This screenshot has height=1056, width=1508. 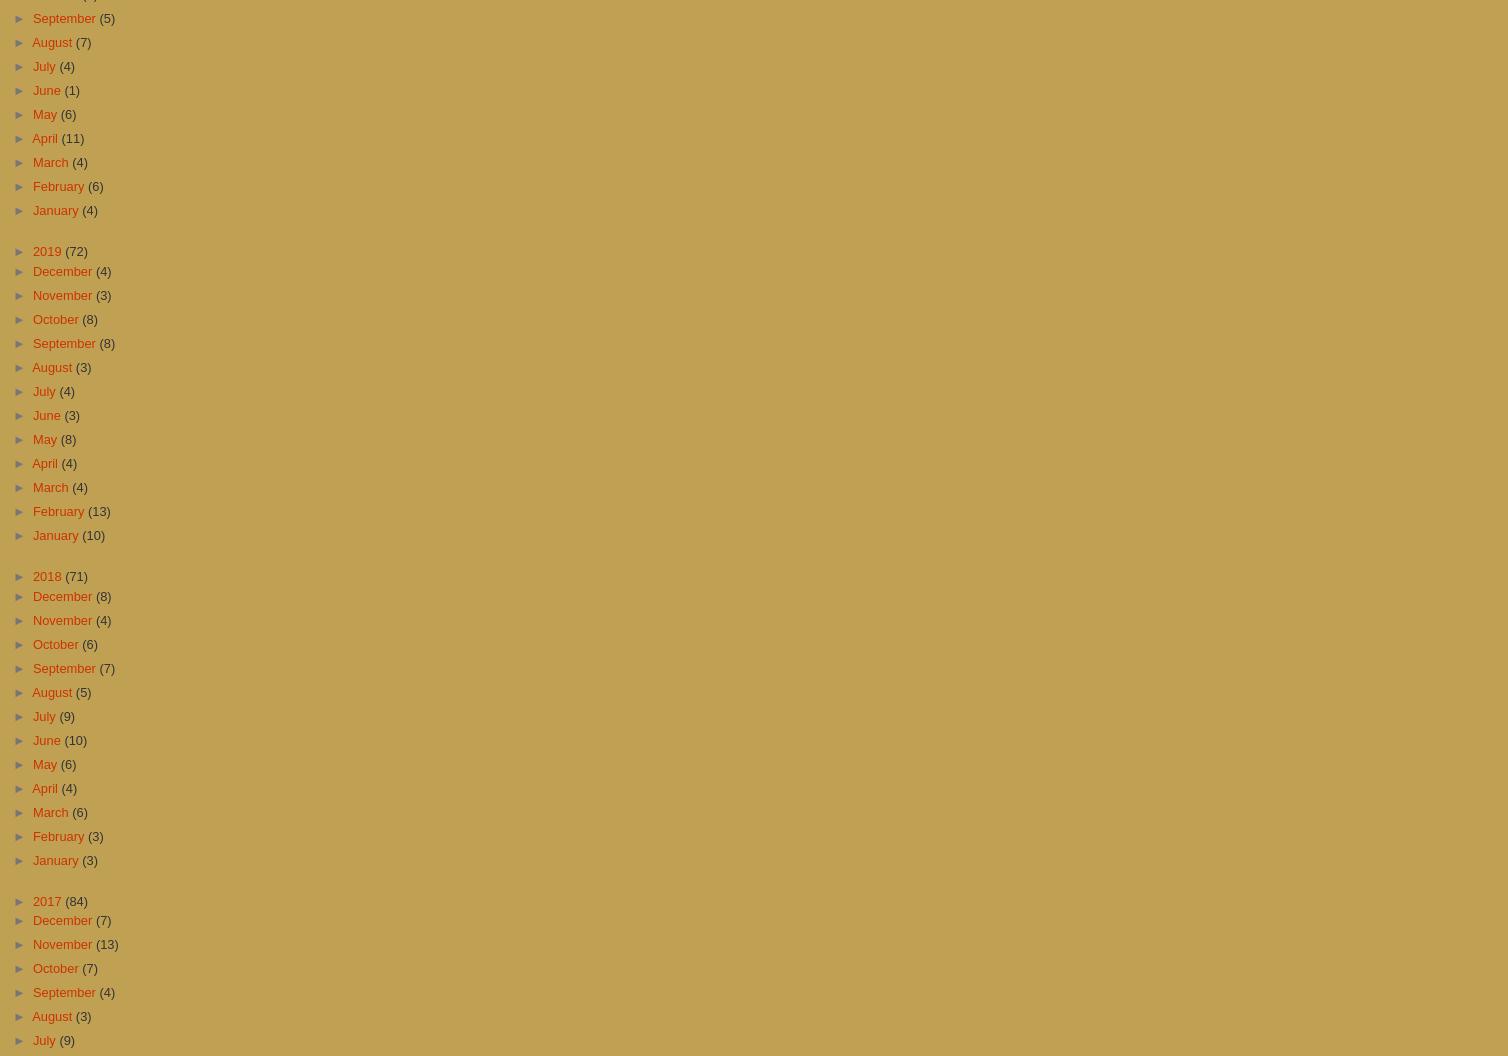 What do you see at coordinates (76, 899) in the screenshot?
I see `'(84)'` at bounding box center [76, 899].